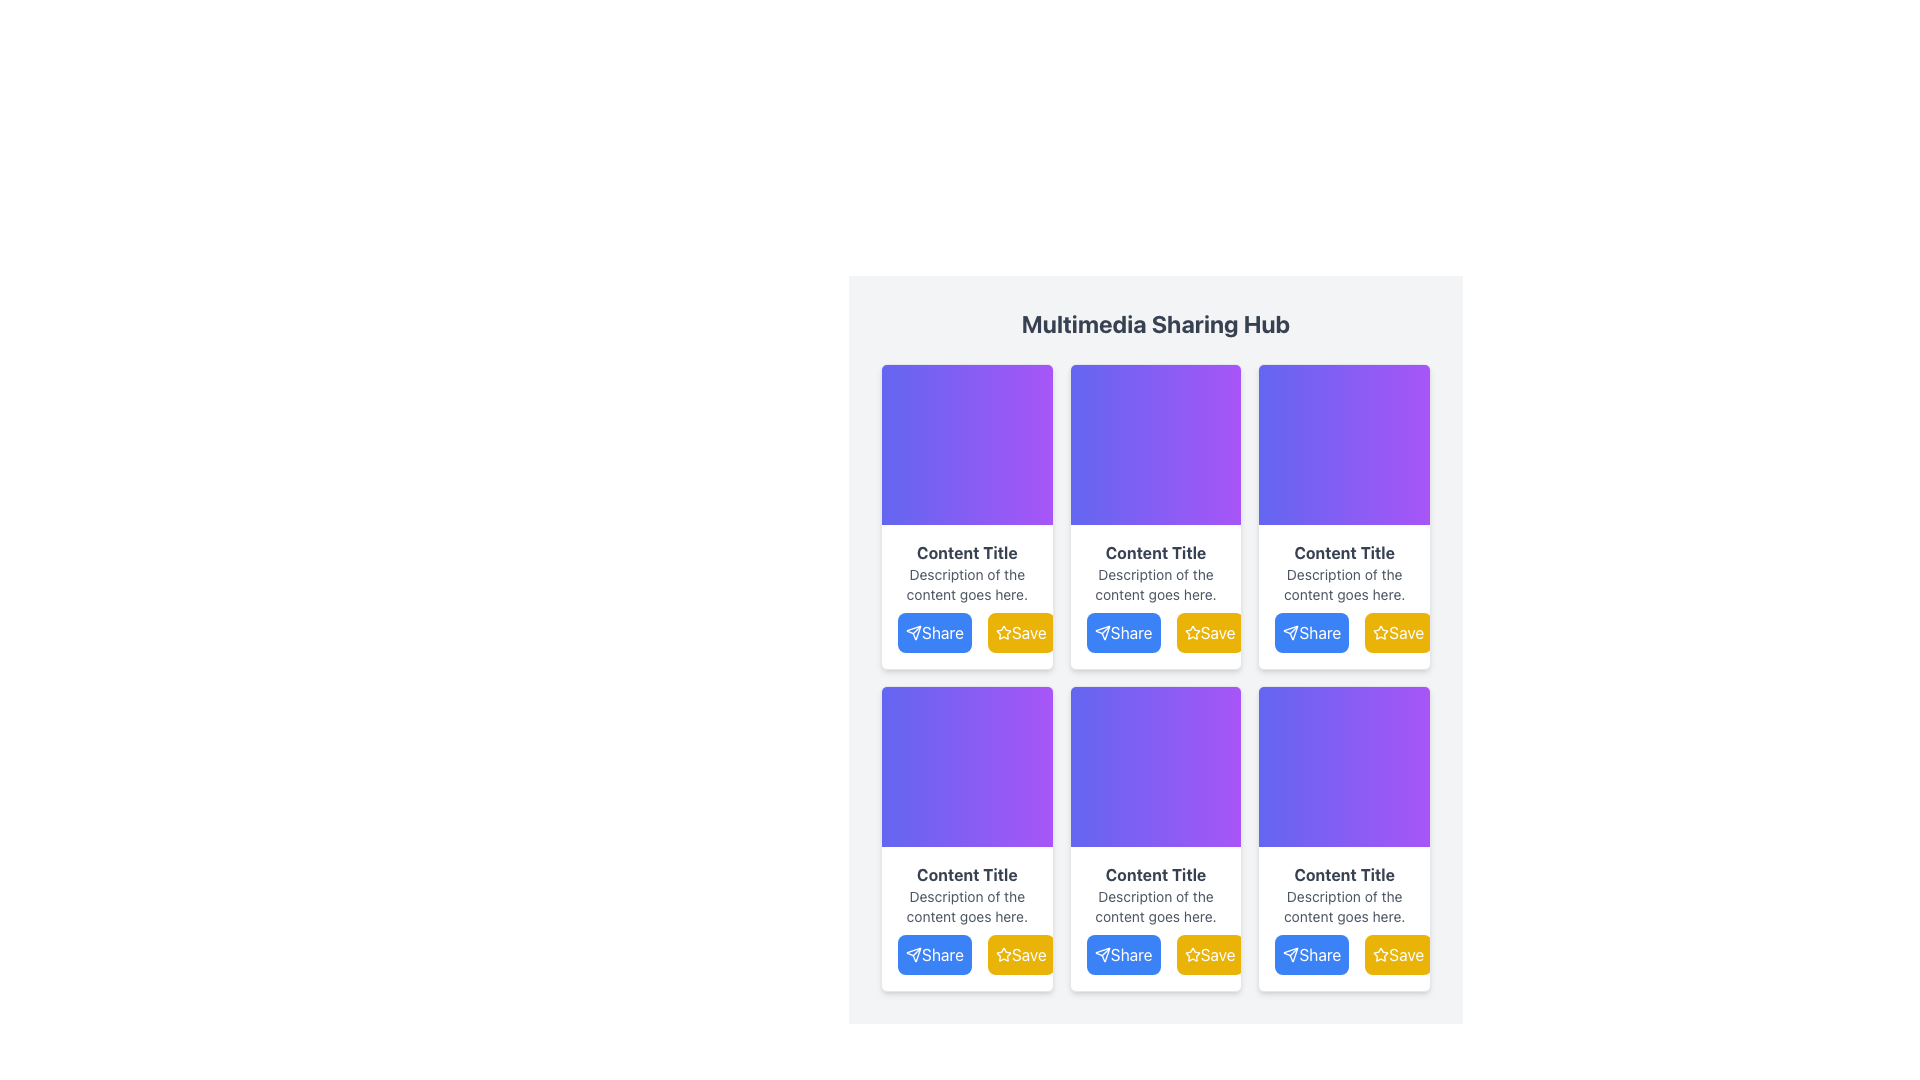  What do you see at coordinates (912, 954) in the screenshot?
I see `the share icon located in the bottom-left corner of the card in the third row, first column of the grid, which is part of a blue button labeled 'Share'` at bounding box center [912, 954].